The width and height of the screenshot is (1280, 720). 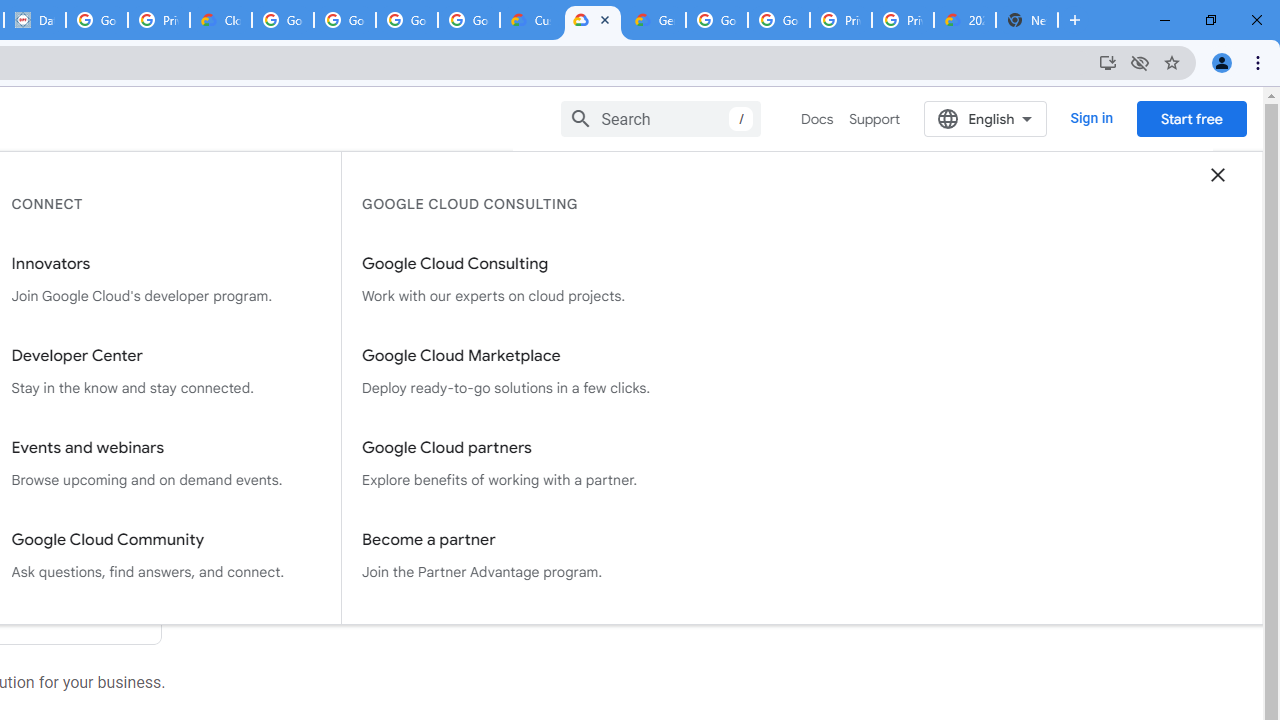 What do you see at coordinates (1216, 173) in the screenshot?
I see `'Close dropdown menu'` at bounding box center [1216, 173].